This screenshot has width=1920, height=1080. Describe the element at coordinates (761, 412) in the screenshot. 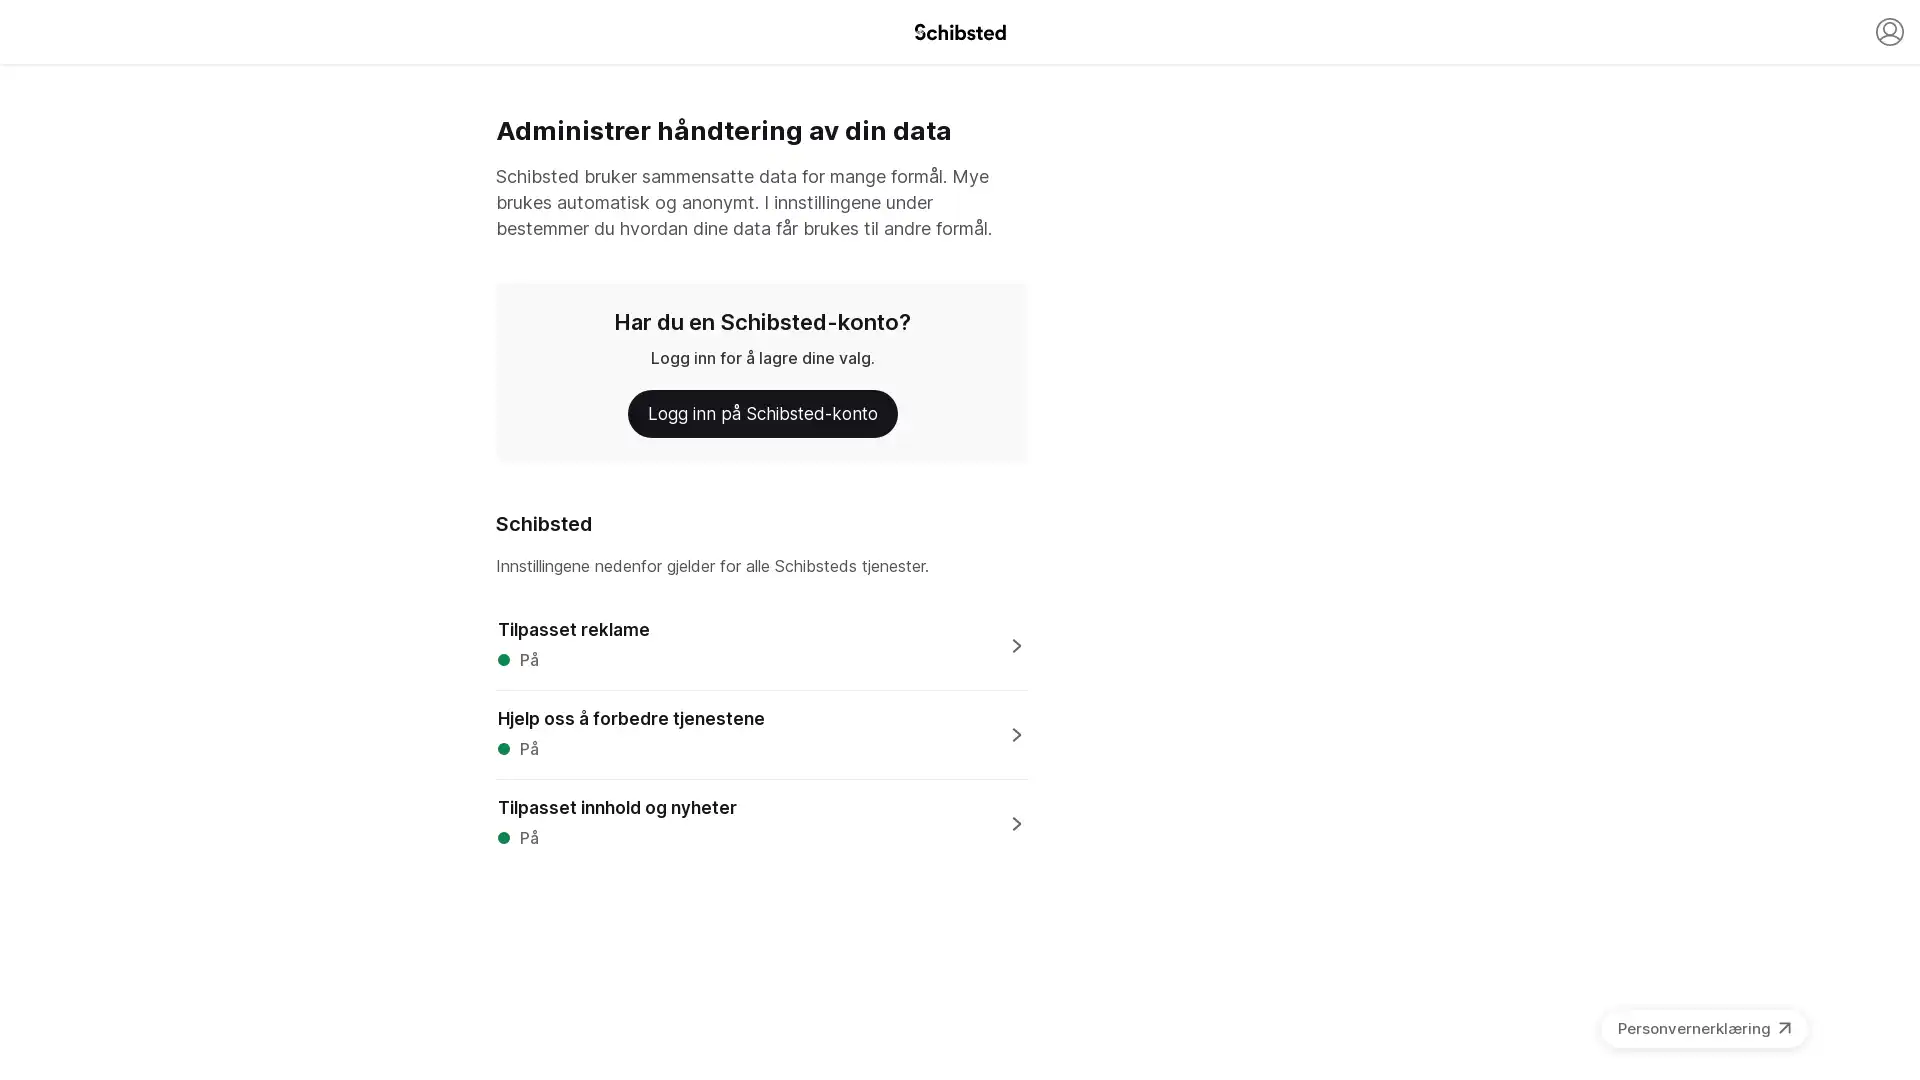

I see `Logg inn pa Schibsted-konto` at that location.